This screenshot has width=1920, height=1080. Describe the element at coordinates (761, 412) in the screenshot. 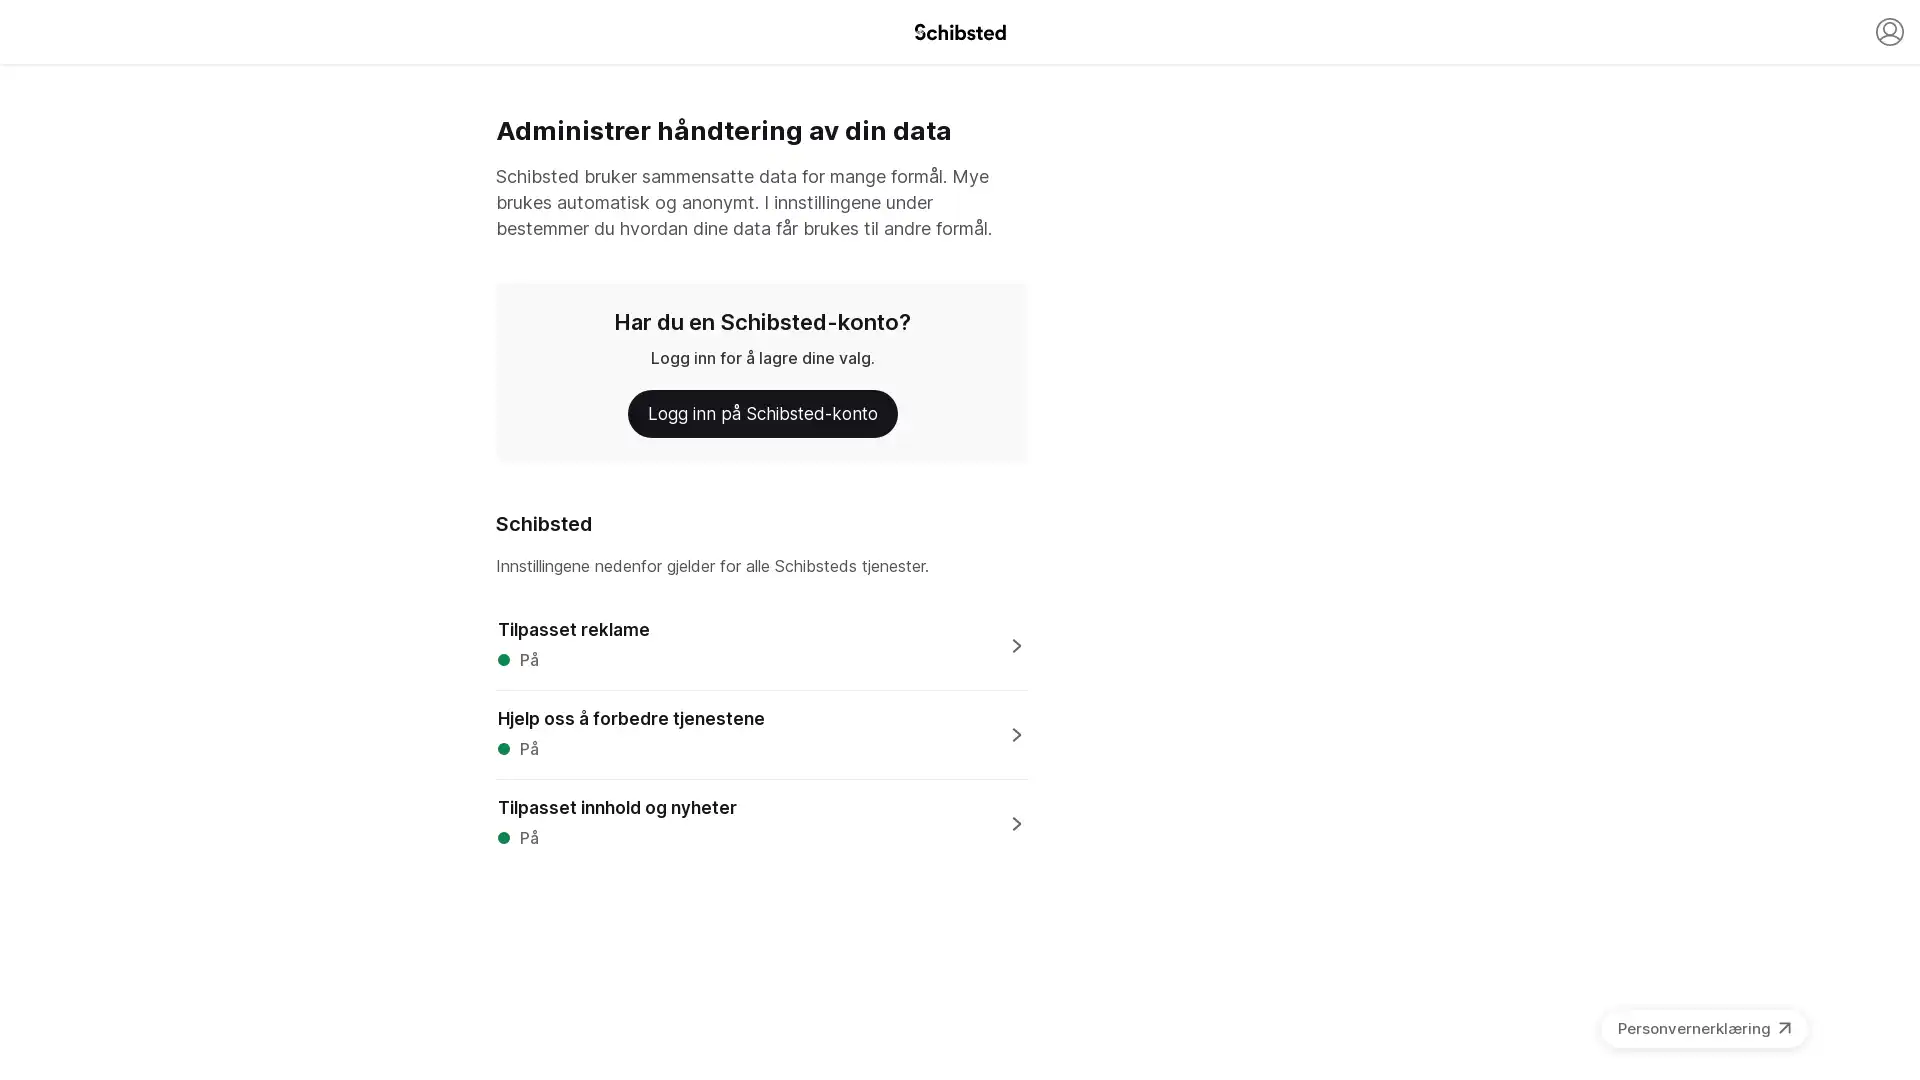

I see `Logg inn pa Schibsted-konto` at that location.